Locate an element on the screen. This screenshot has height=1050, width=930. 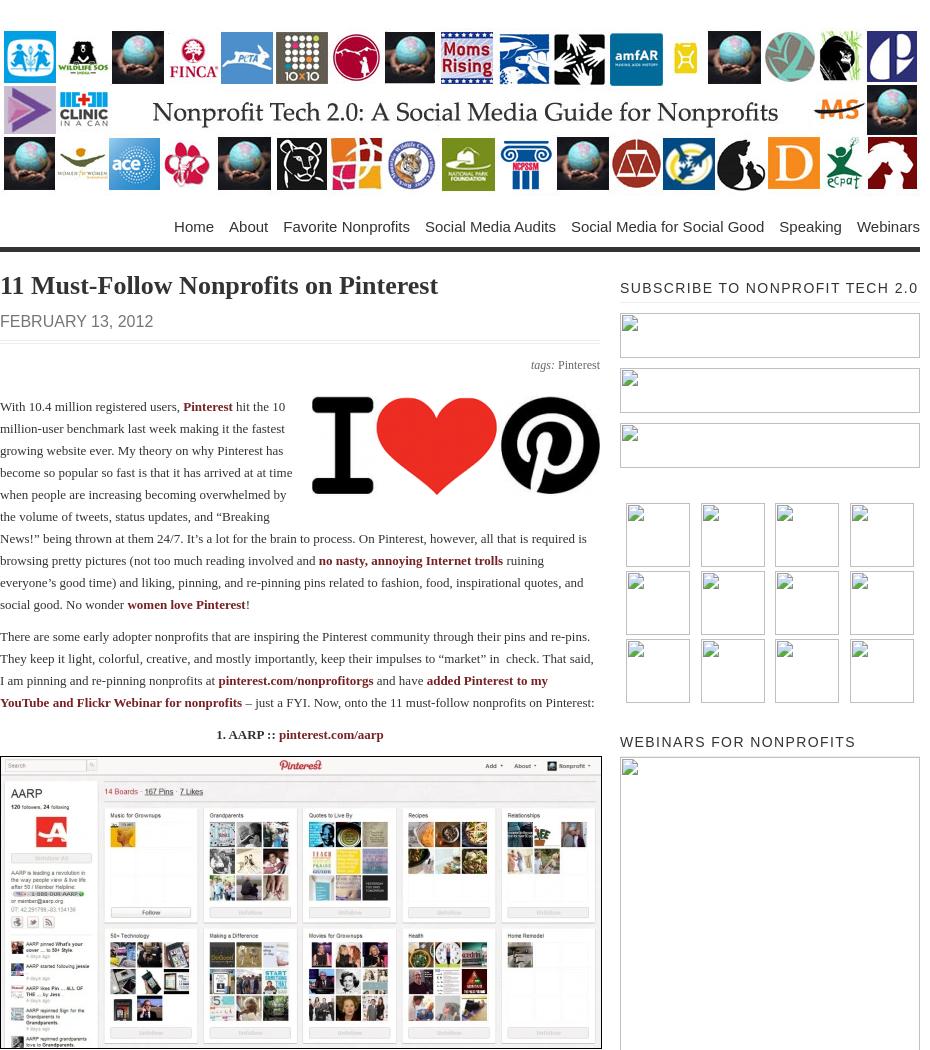
'tags:' is located at coordinates (544, 363).